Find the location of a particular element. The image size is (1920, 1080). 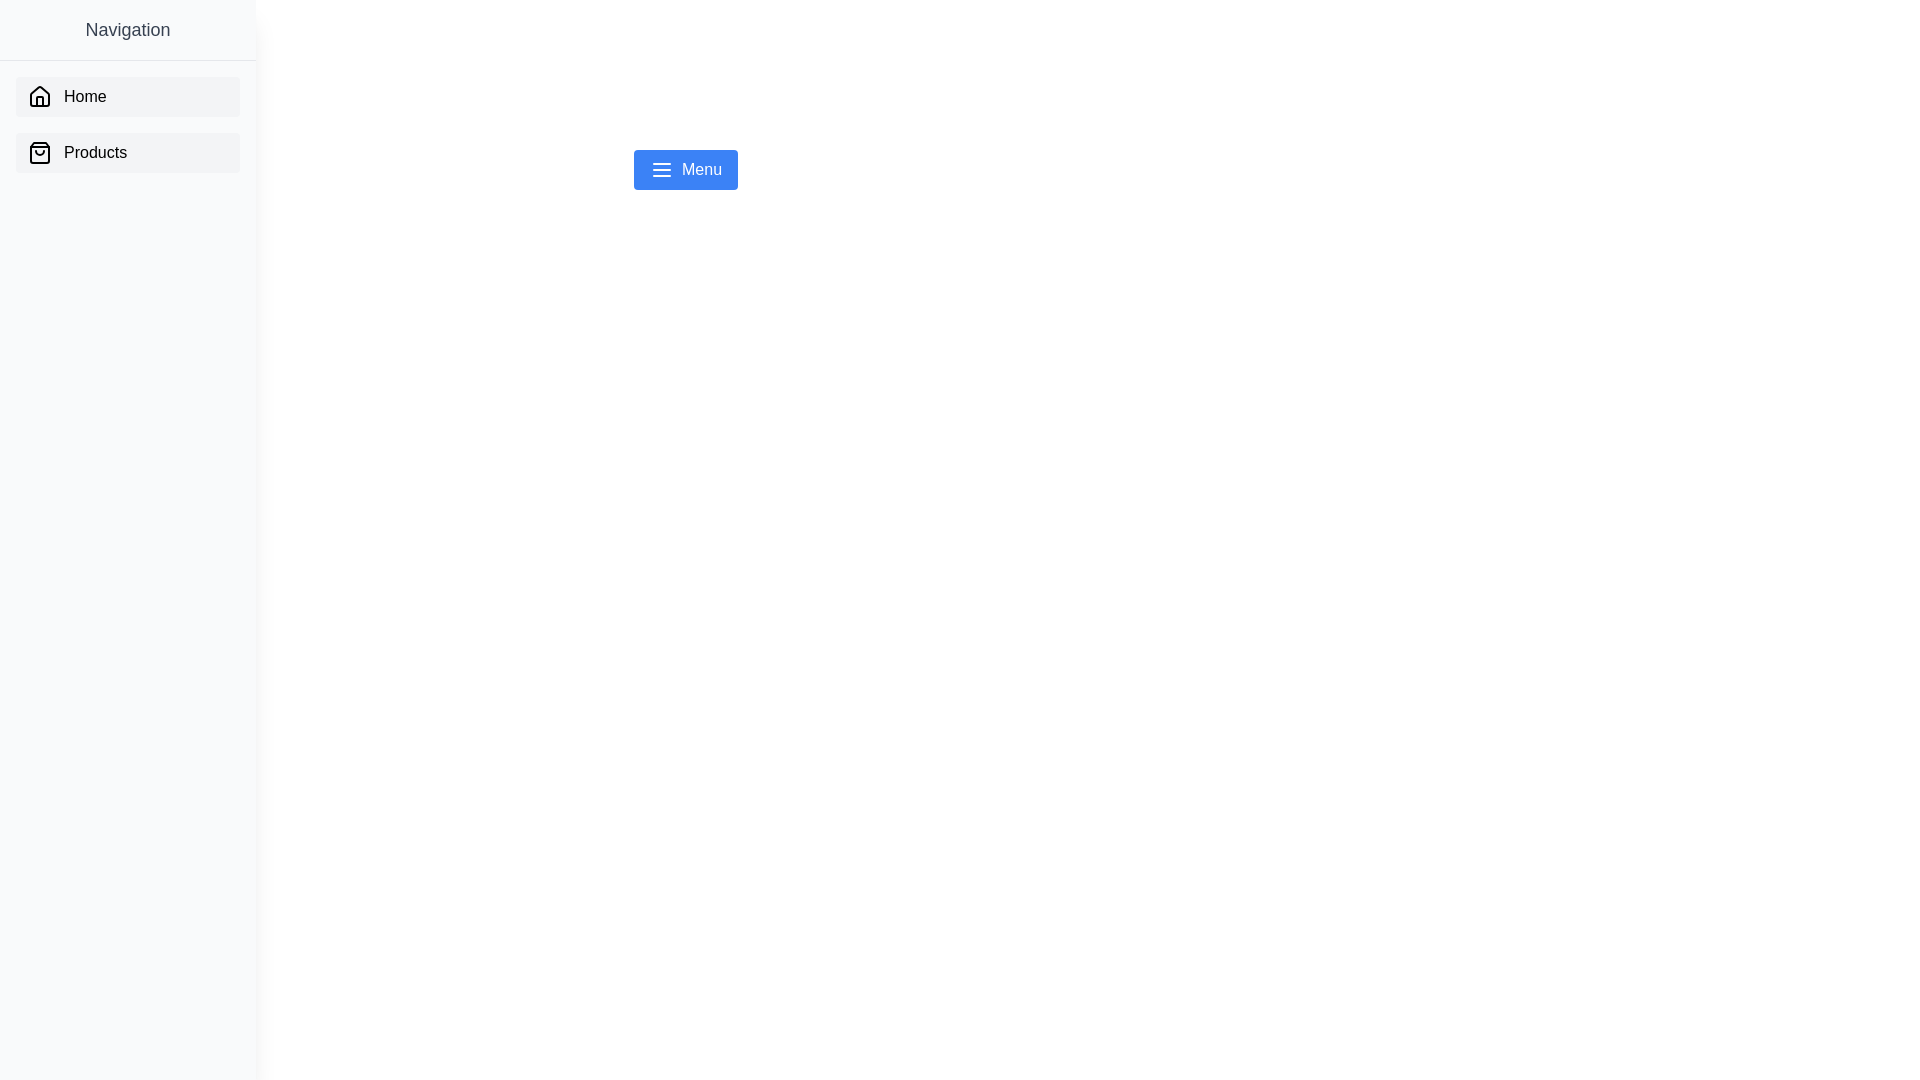

the 'Products' button in the drawer menu is located at coordinates (127, 152).